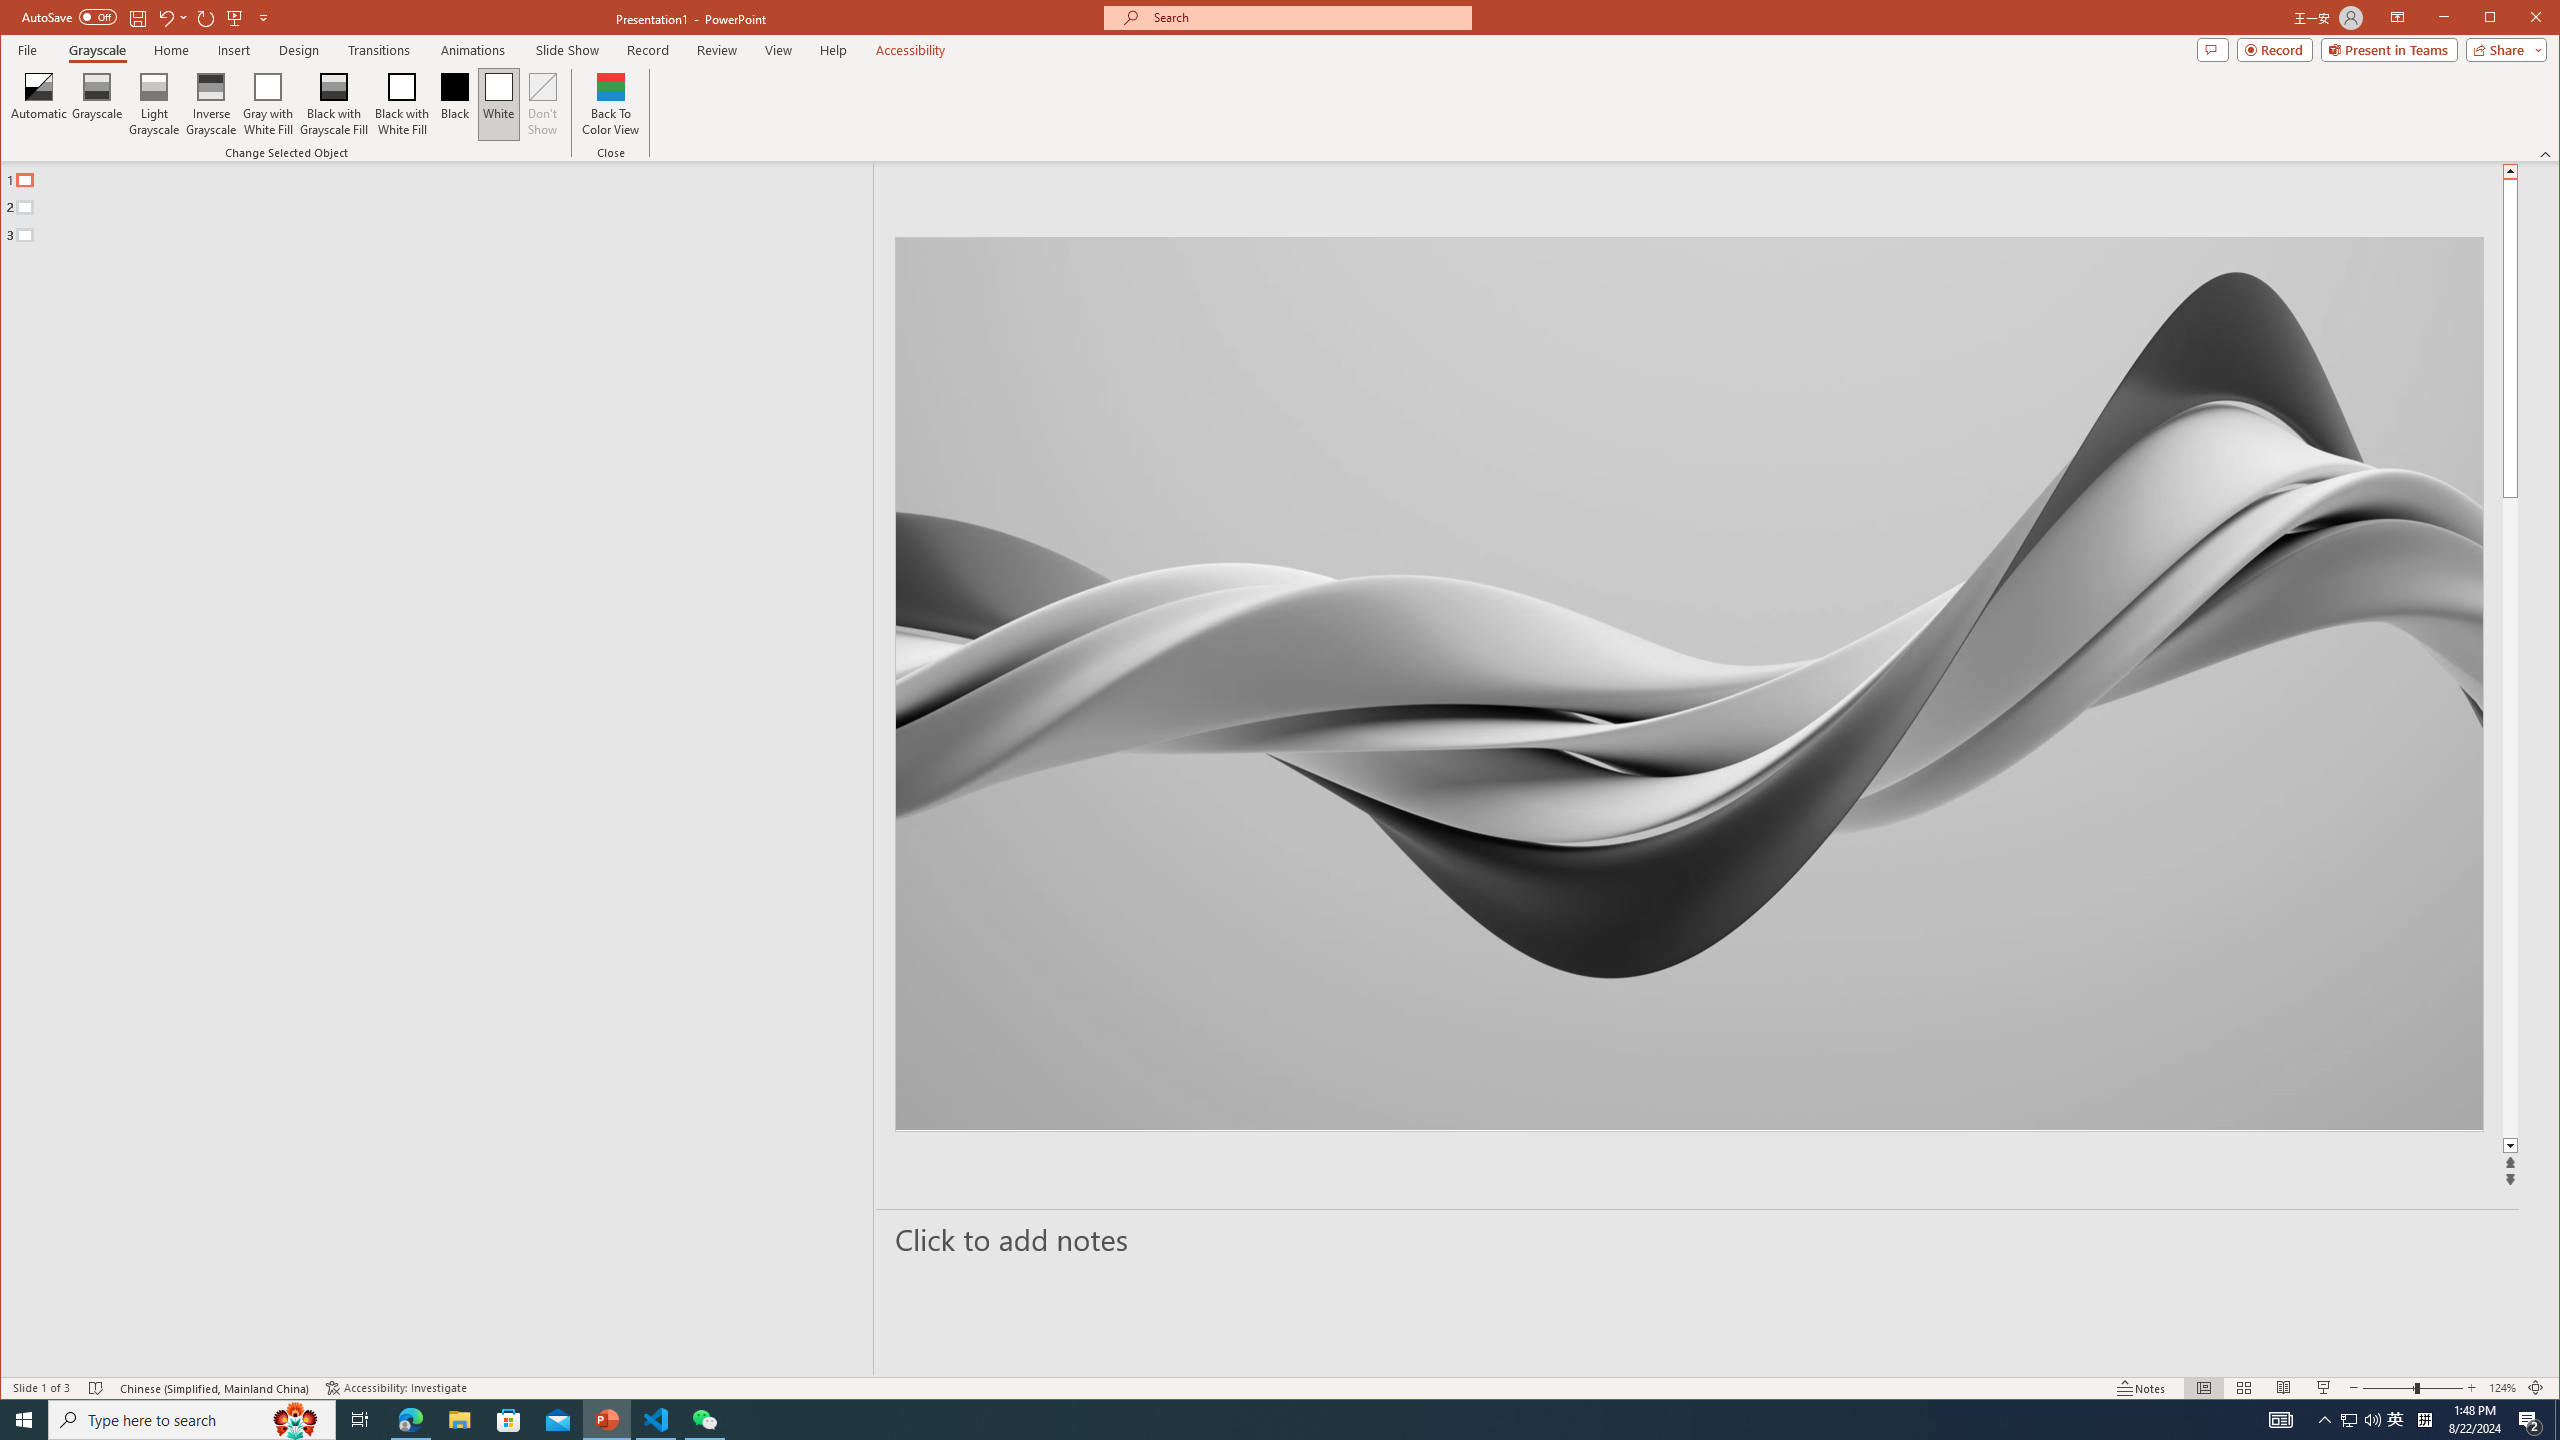 This screenshot has height=1440, width=2560. Describe the element at coordinates (409, 1418) in the screenshot. I see `'Microsoft Edge - 1 running window'` at that location.